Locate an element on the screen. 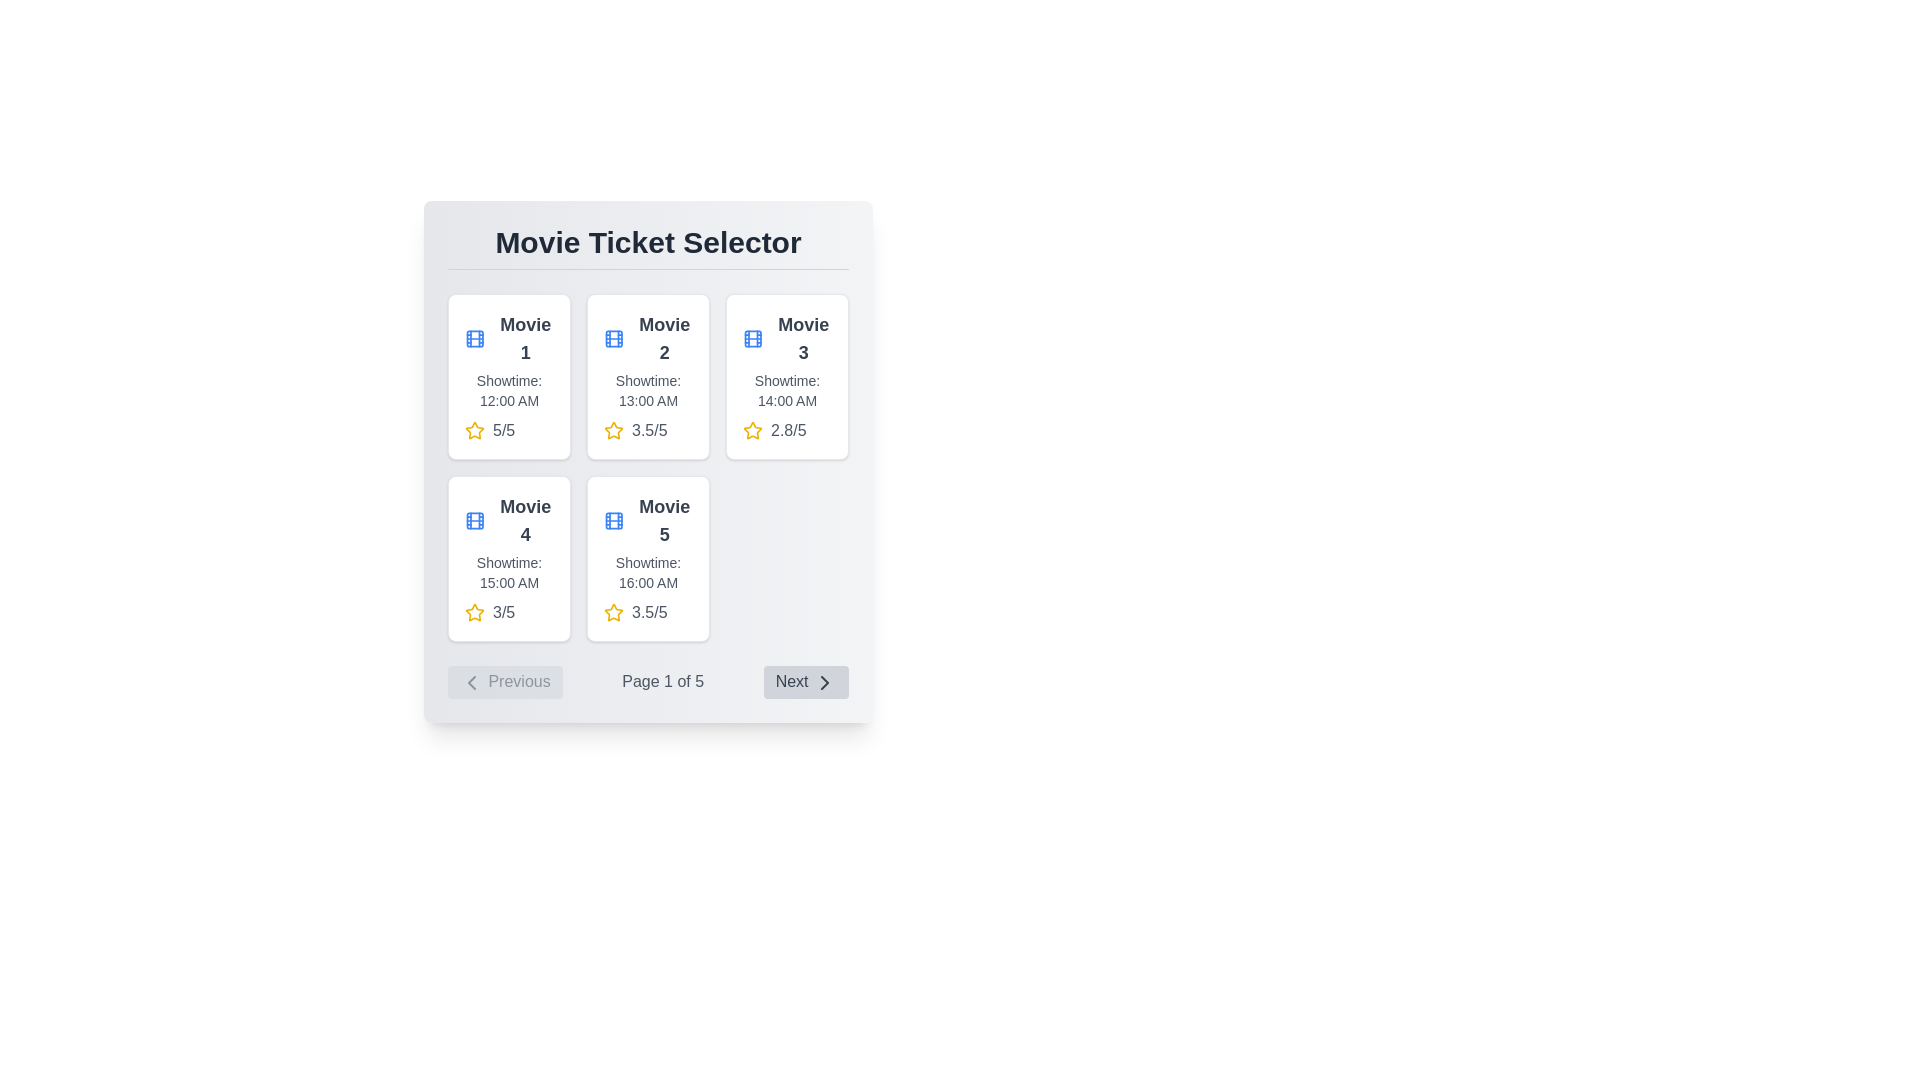 This screenshot has height=1080, width=1920. text label '3/5' located in the bottom-left corner of the 'Movie 4' card, next to the yellow star icon is located at coordinates (504, 612).